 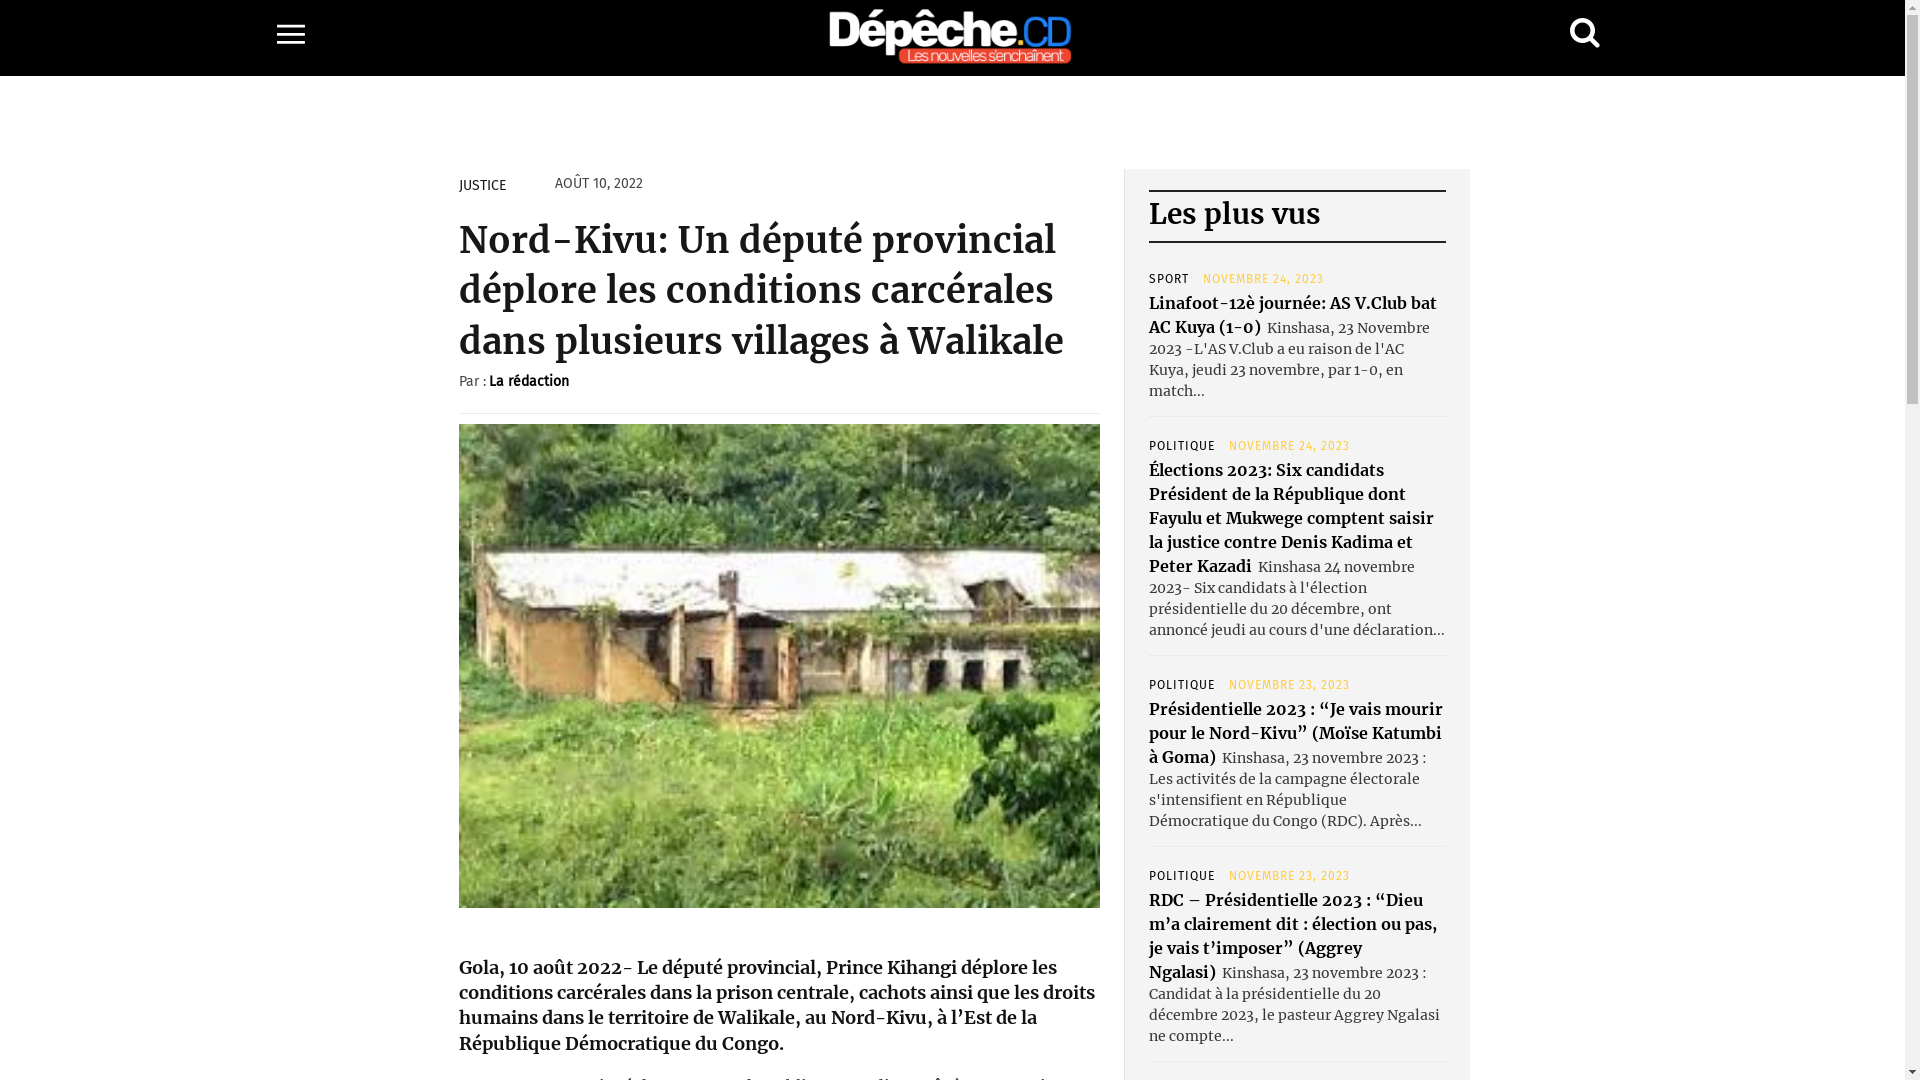 What do you see at coordinates (481, 185) in the screenshot?
I see `'JUSTICE'` at bounding box center [481, 185].